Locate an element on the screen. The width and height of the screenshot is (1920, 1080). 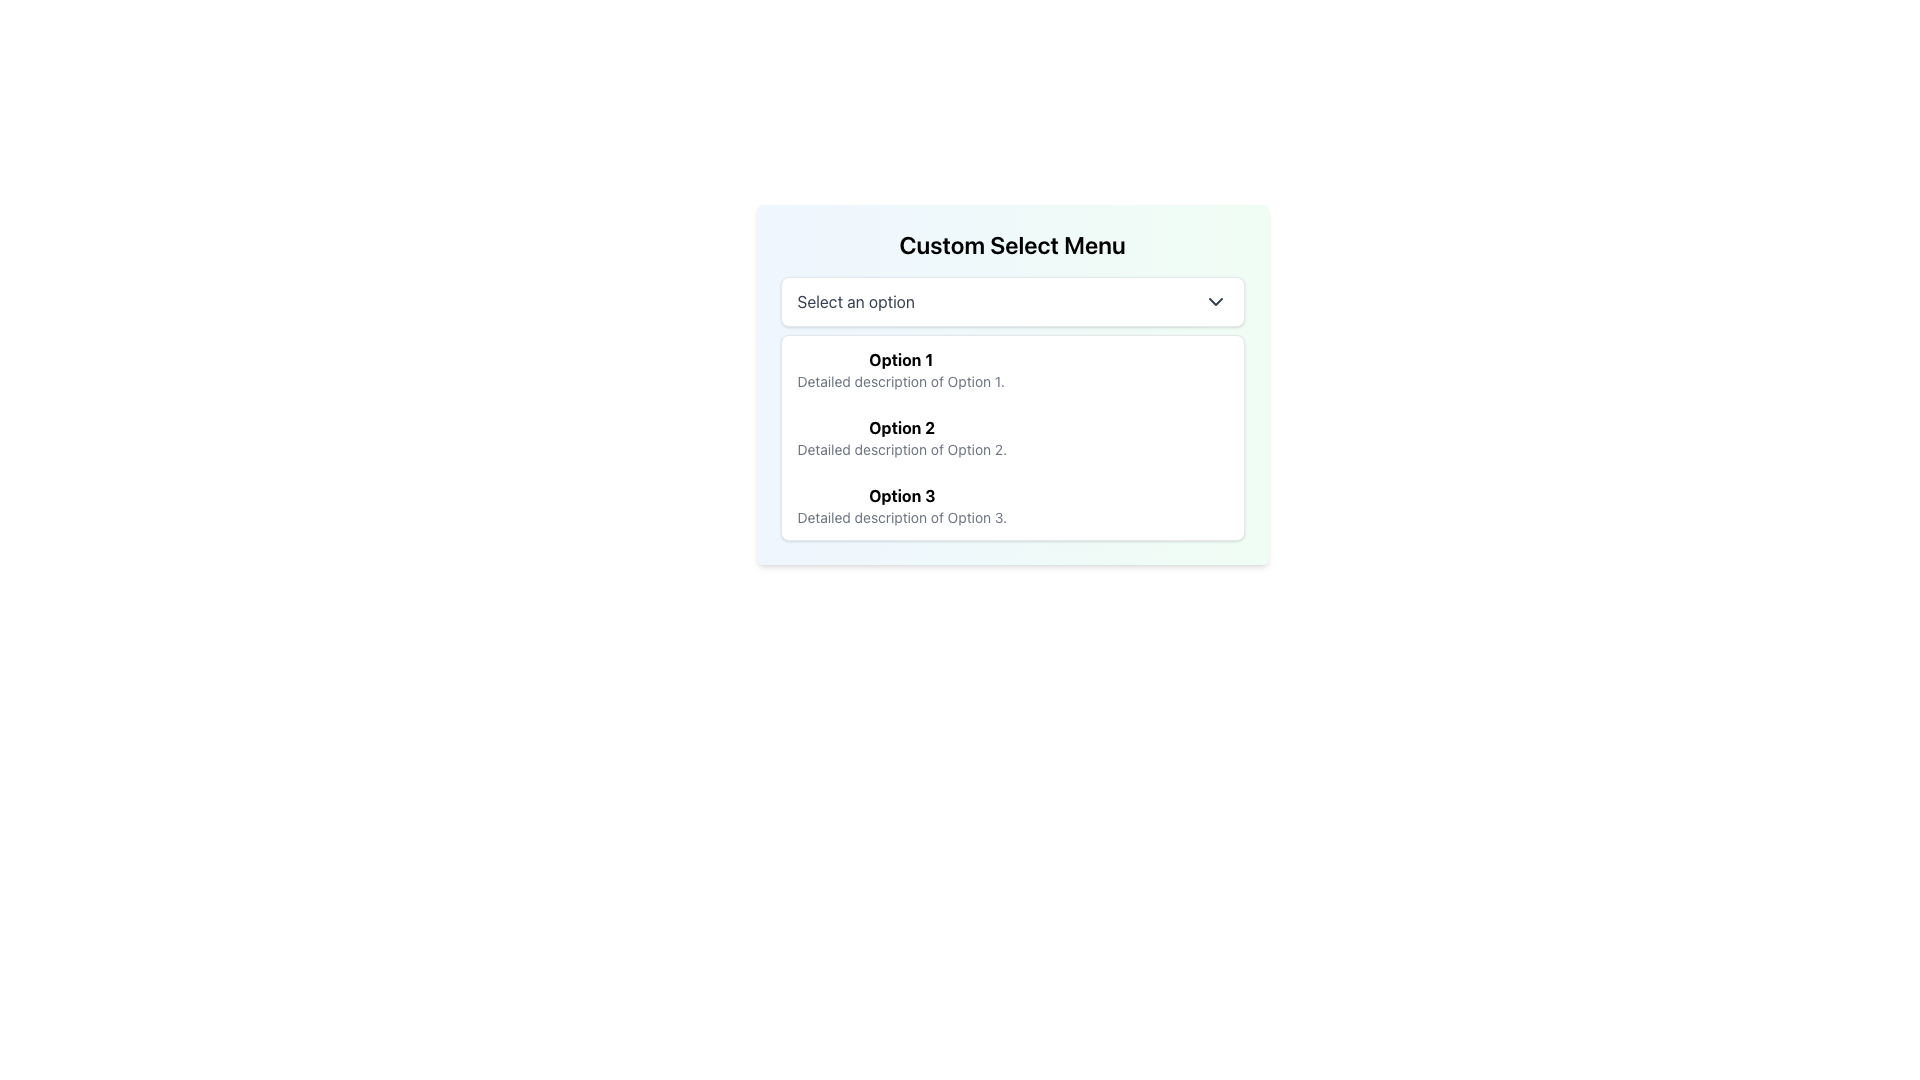
the line of text styled with a smaller font size and gray color that provides additional information about 'Option 1' in the dropdown menu is located at coordinates (900, 381).